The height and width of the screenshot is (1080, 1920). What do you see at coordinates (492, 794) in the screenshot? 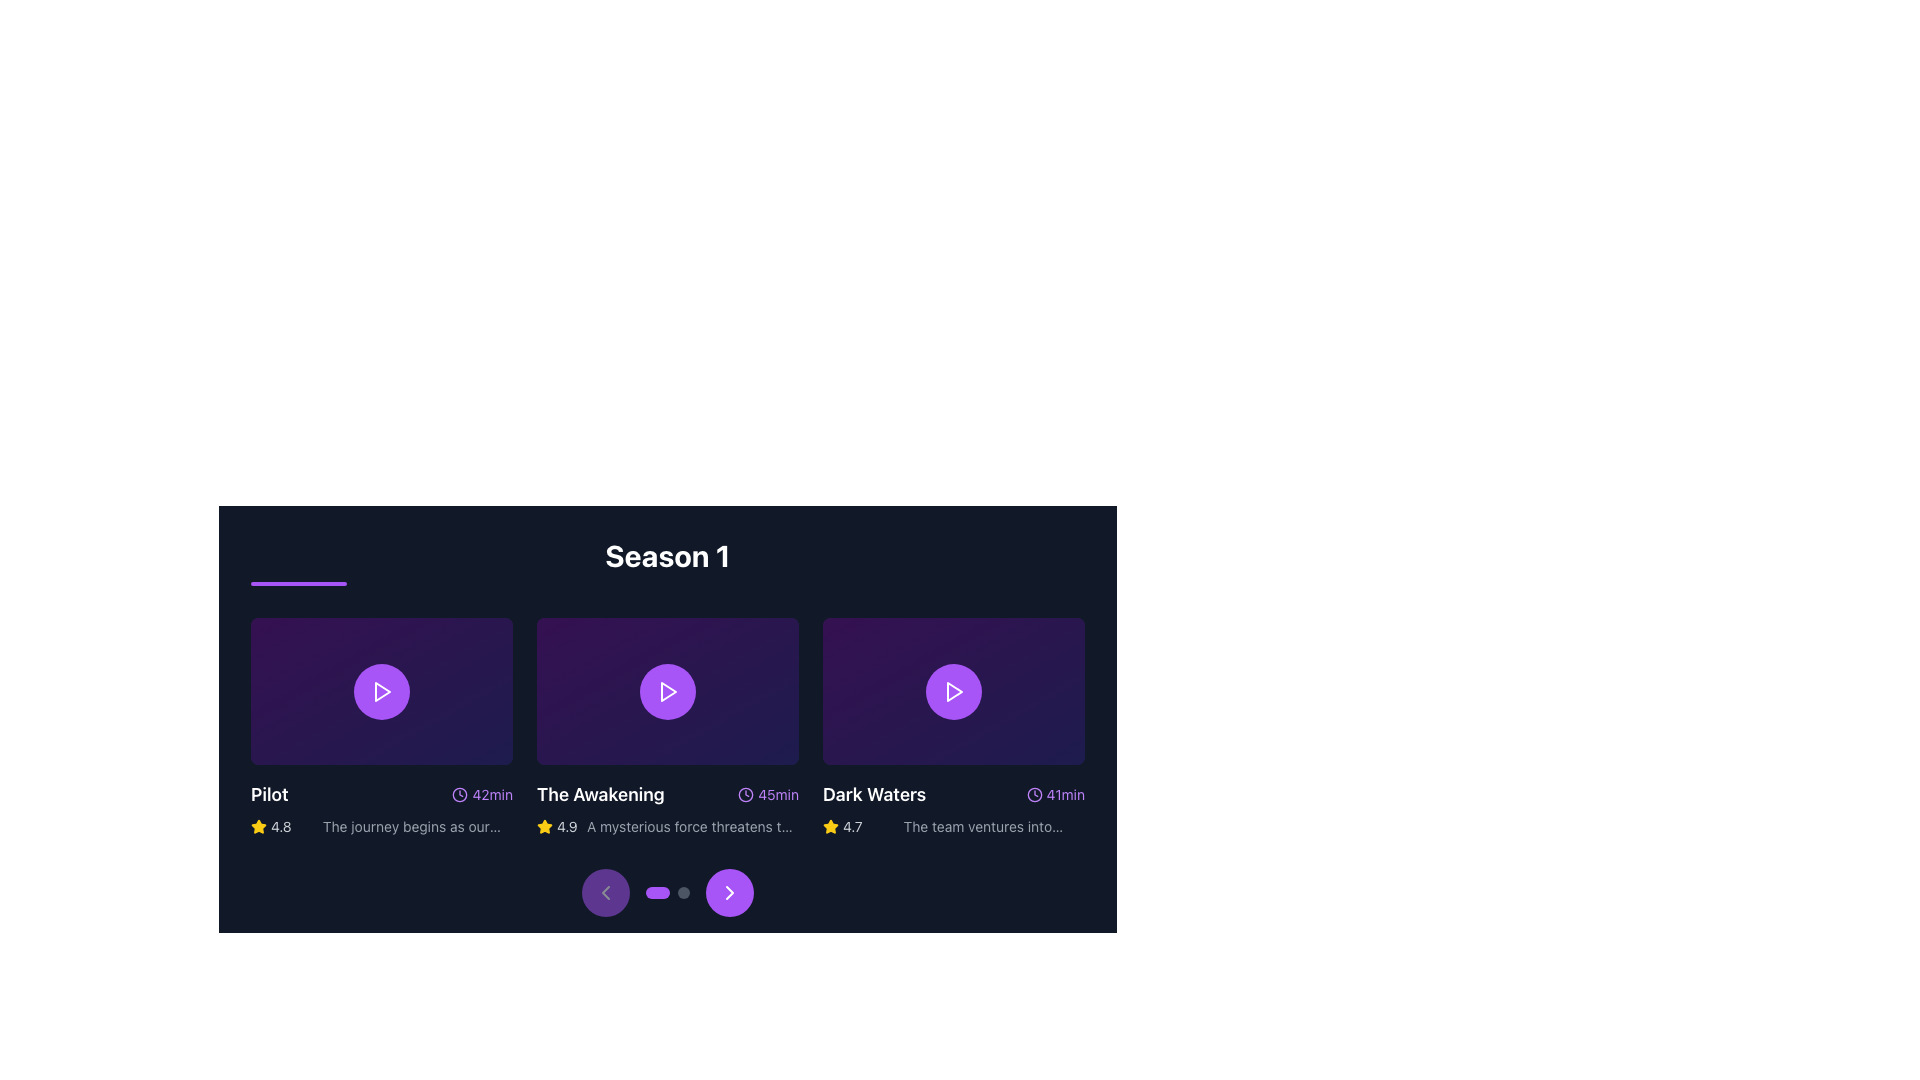
I see `information displayed in the Text label that shows the runtime of the second video item, located next to the clock icon` at bounding box center [492, 794].